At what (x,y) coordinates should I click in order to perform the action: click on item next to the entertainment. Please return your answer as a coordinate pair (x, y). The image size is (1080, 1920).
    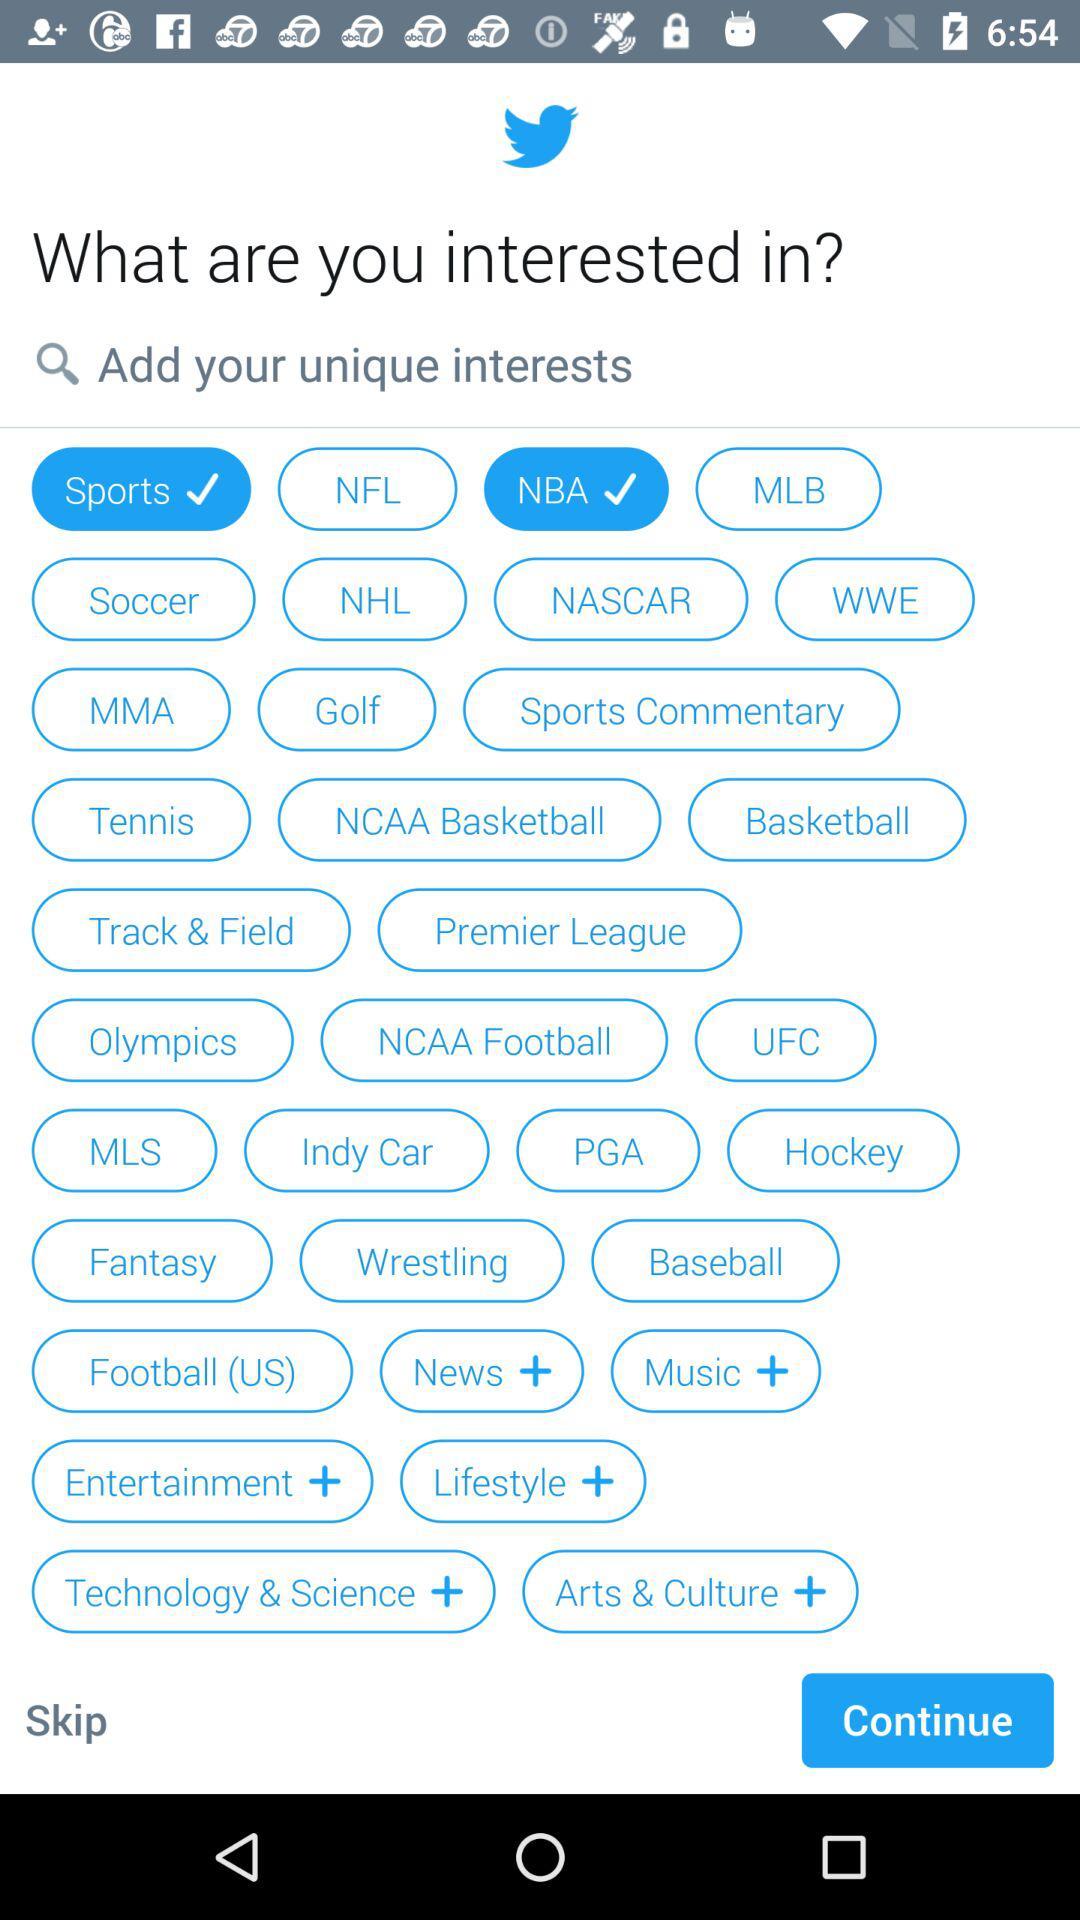
    Looking at the image, I should click on (522, 1481).